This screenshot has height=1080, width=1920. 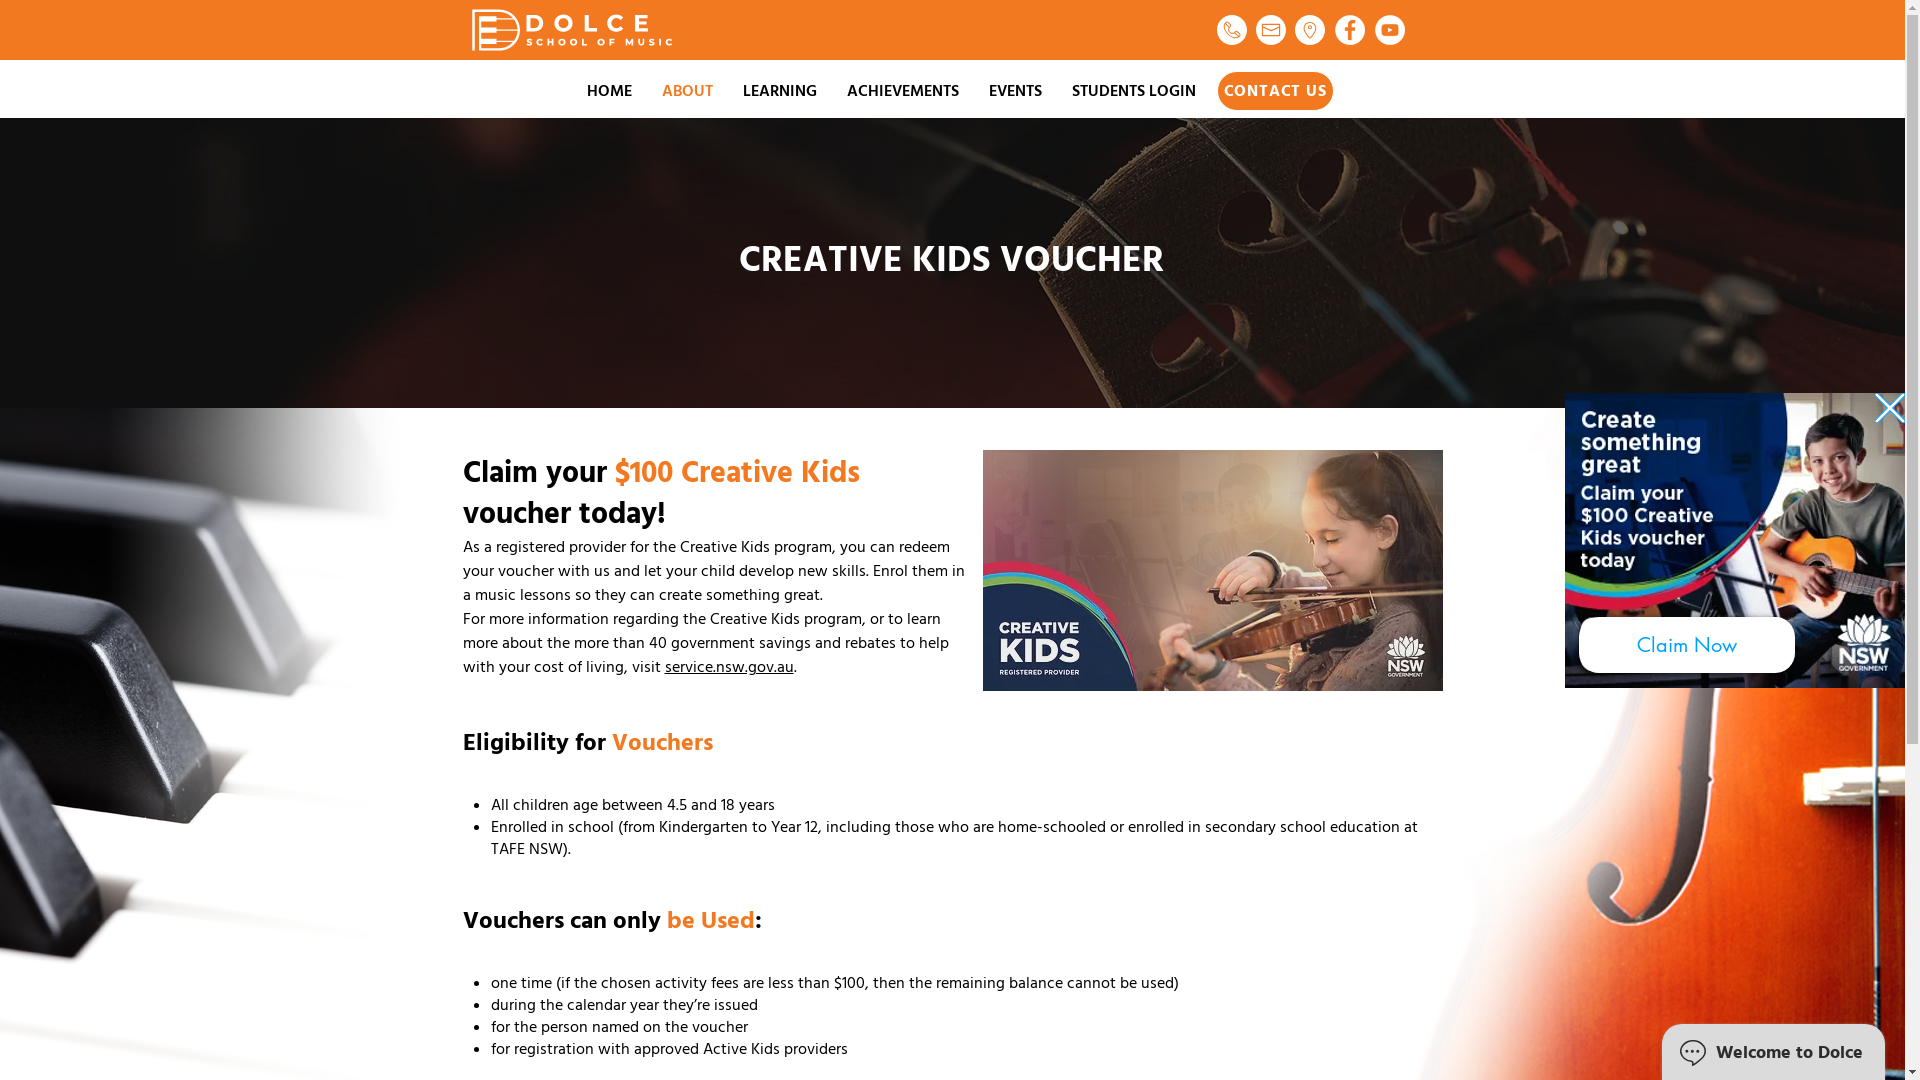 I want to click on 'EVENTS', so click(x=974, y=91).